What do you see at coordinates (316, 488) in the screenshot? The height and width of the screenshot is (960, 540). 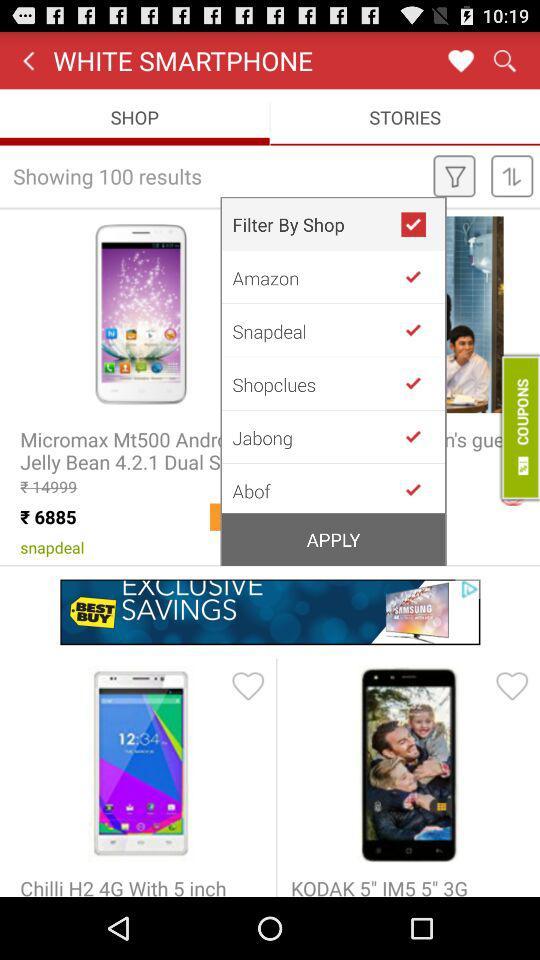 I see `the button above the apply` at bounding box center [316, 488].